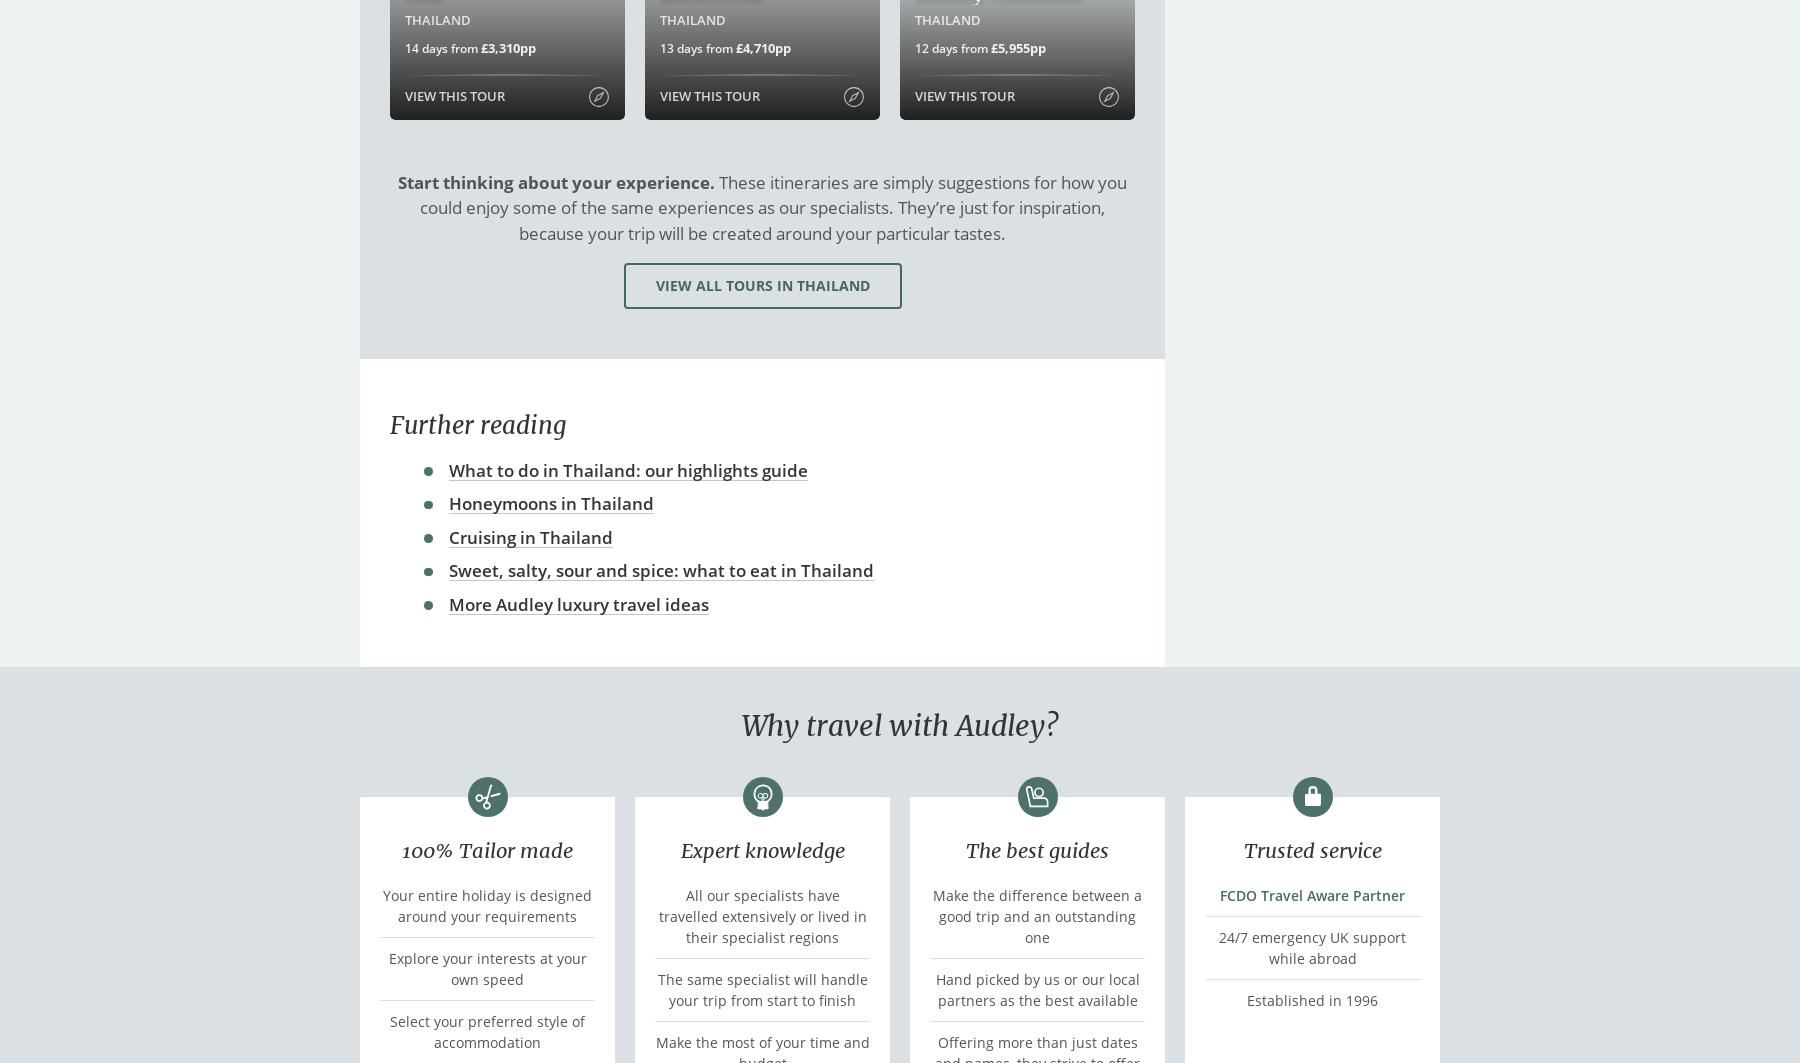  I want to click on '13', so click(667, 48).